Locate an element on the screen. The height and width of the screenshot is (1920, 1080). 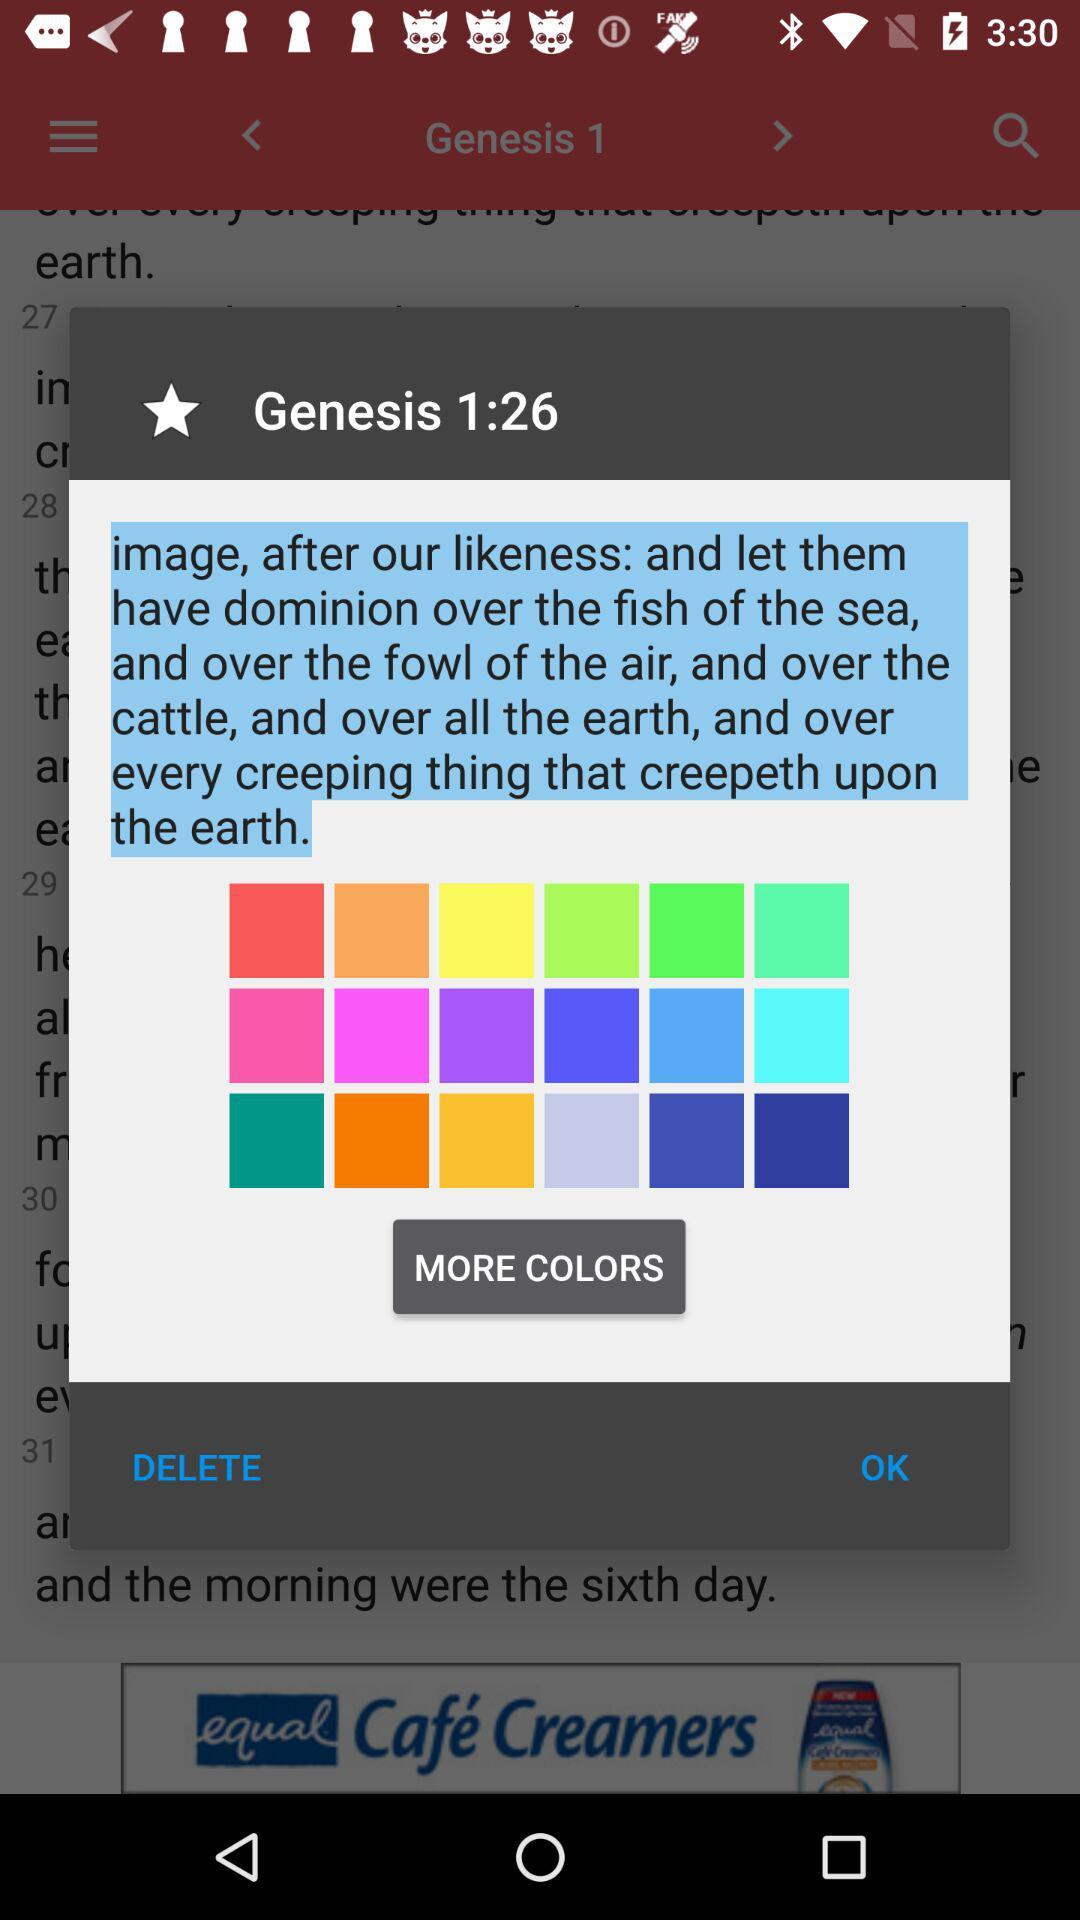
the delete icon is located at coordinates (196, 1466).